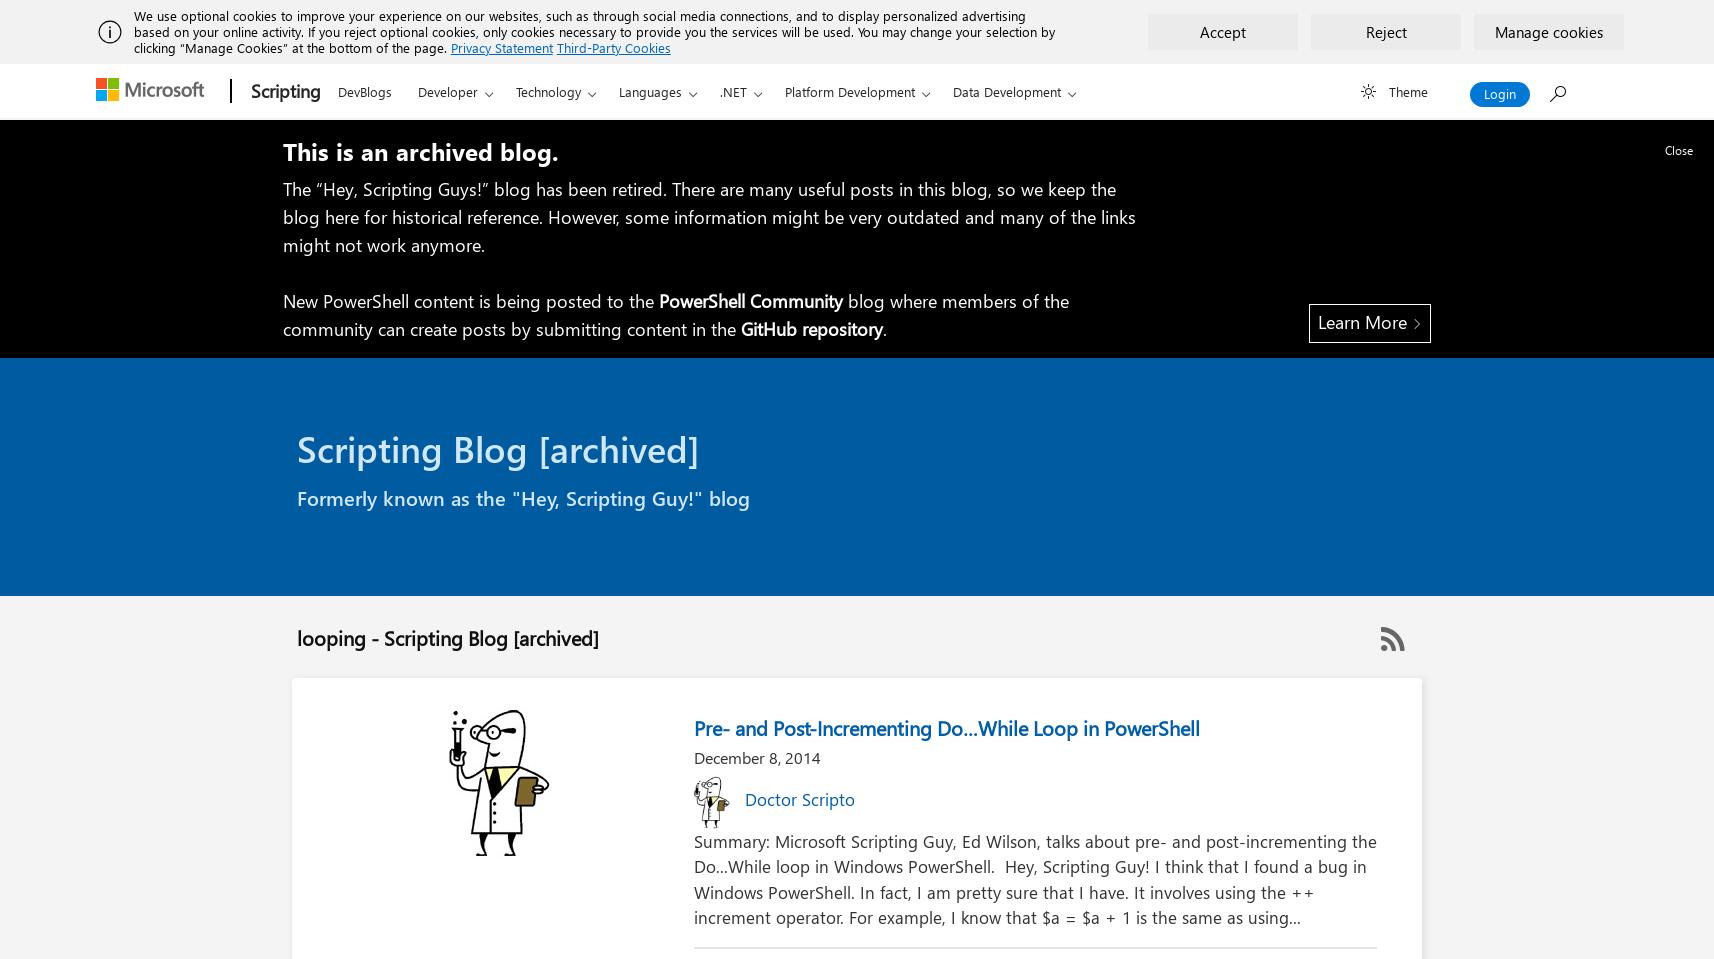 This screenshot has height=959, width=1714. I want to click on 'Scripting', so click(285, 91).